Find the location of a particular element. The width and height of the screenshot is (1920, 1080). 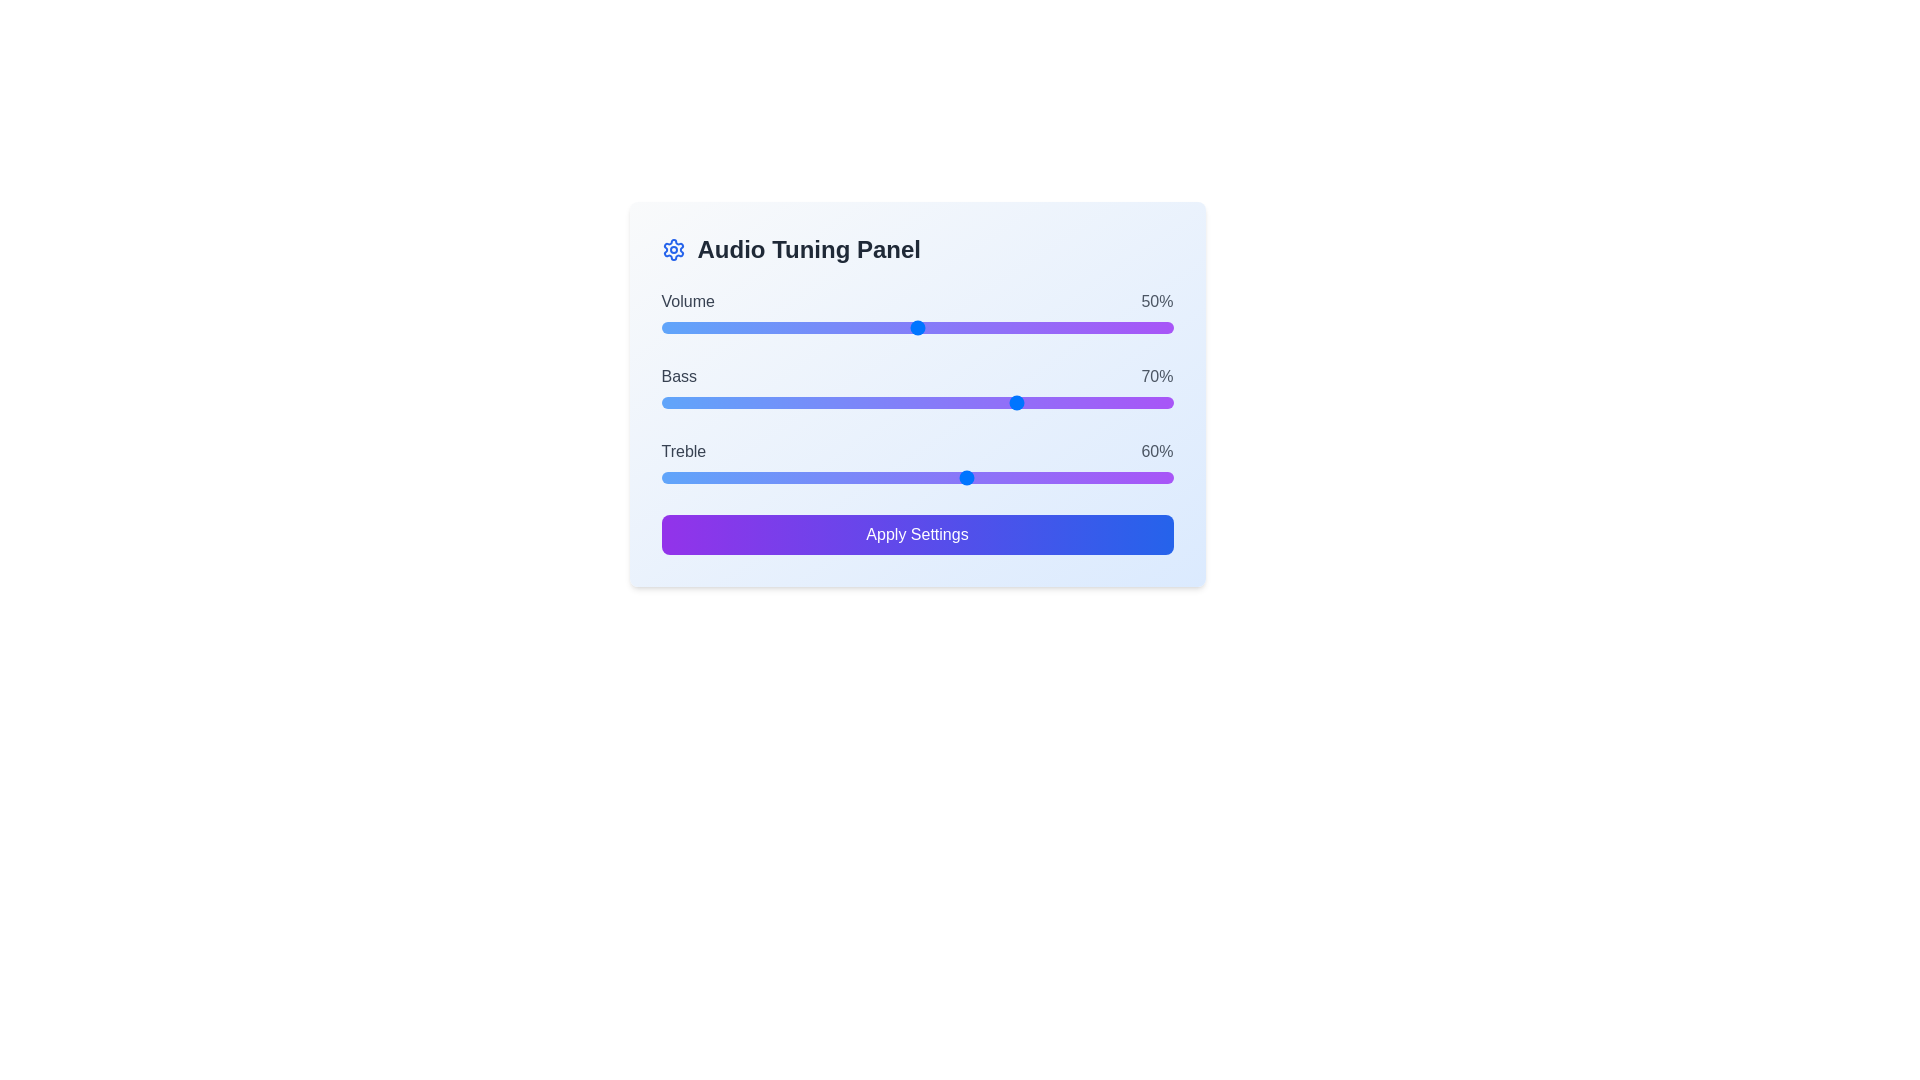

the gear icon used for settings, located on the leftmost side of the 'Audio Tuning Panel' header, adjacent to the text 'Audio Tuning Panel' is located at coordinates (673, 249).